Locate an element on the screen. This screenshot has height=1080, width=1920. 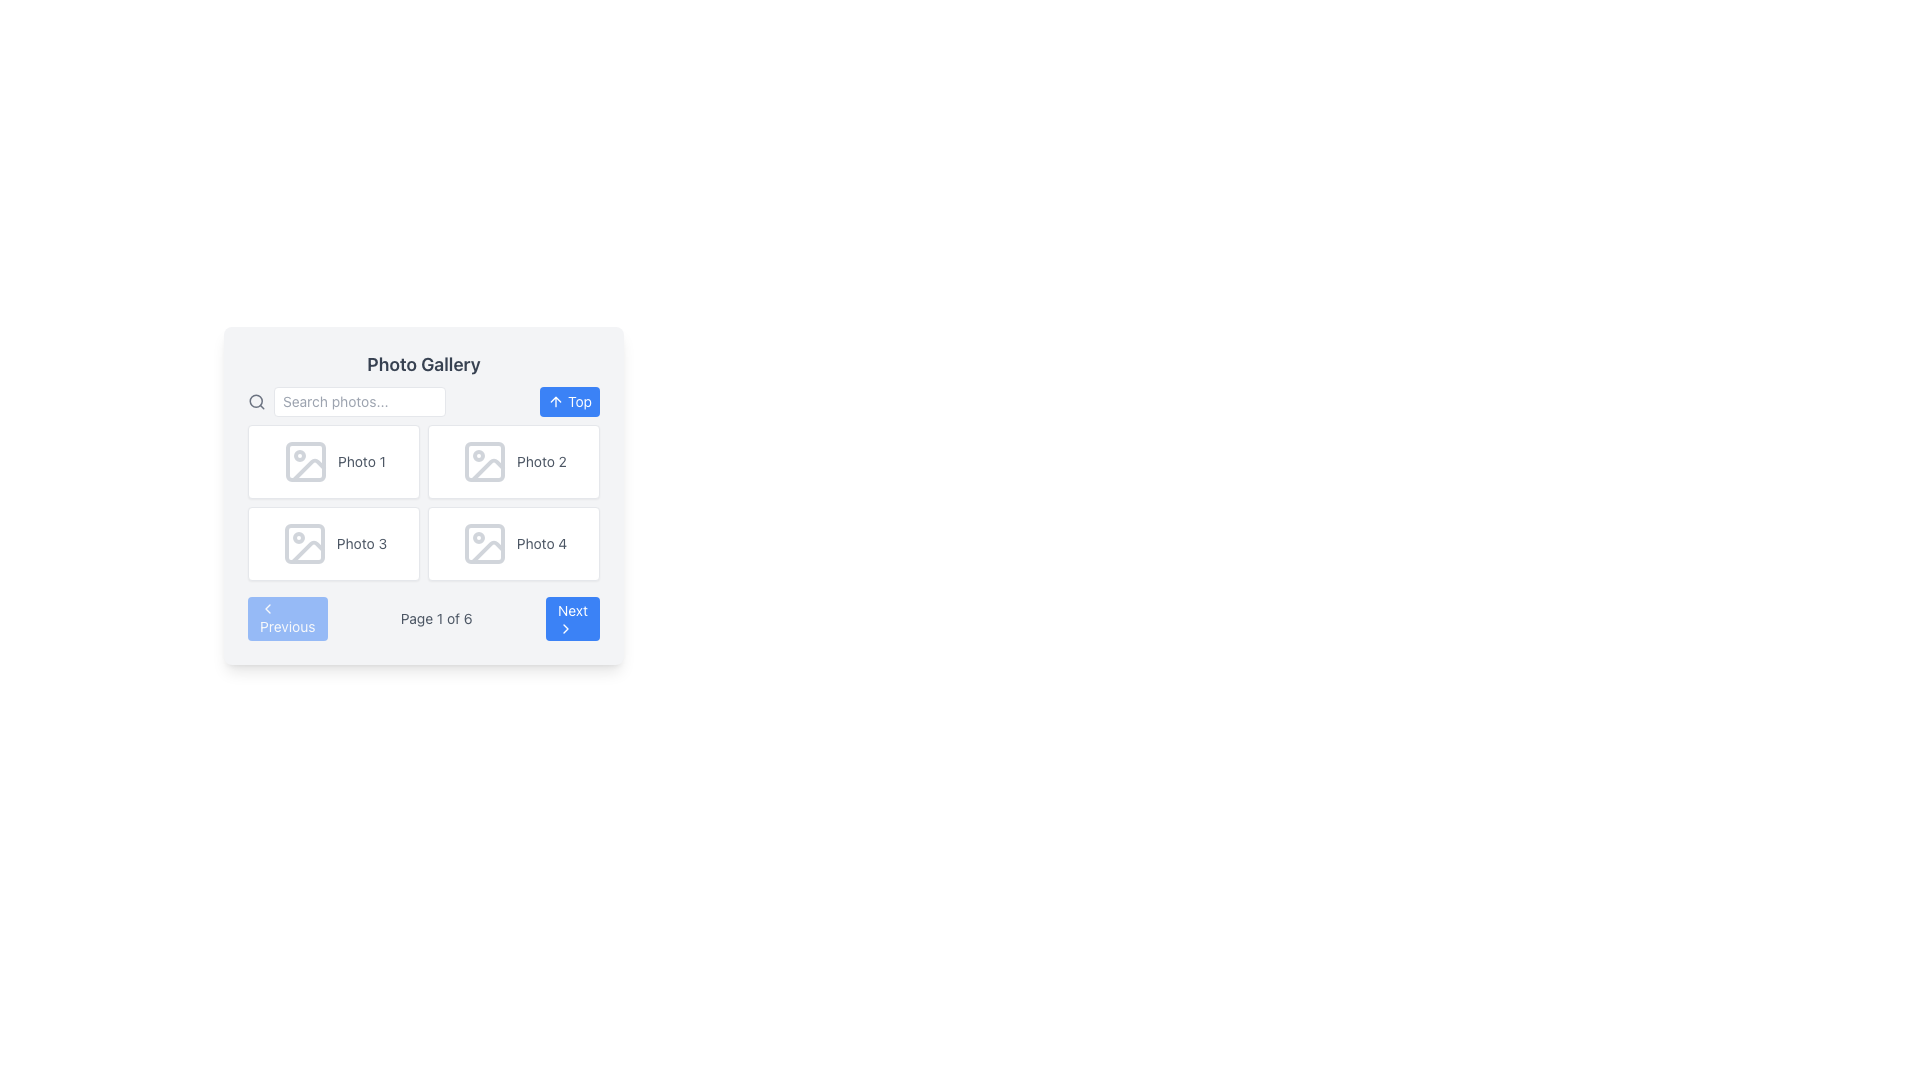
text content of the static label displaying 'Photo 1', which is located to the right of the image icon in the photo gallery panel is located at coordinates (361, 462).